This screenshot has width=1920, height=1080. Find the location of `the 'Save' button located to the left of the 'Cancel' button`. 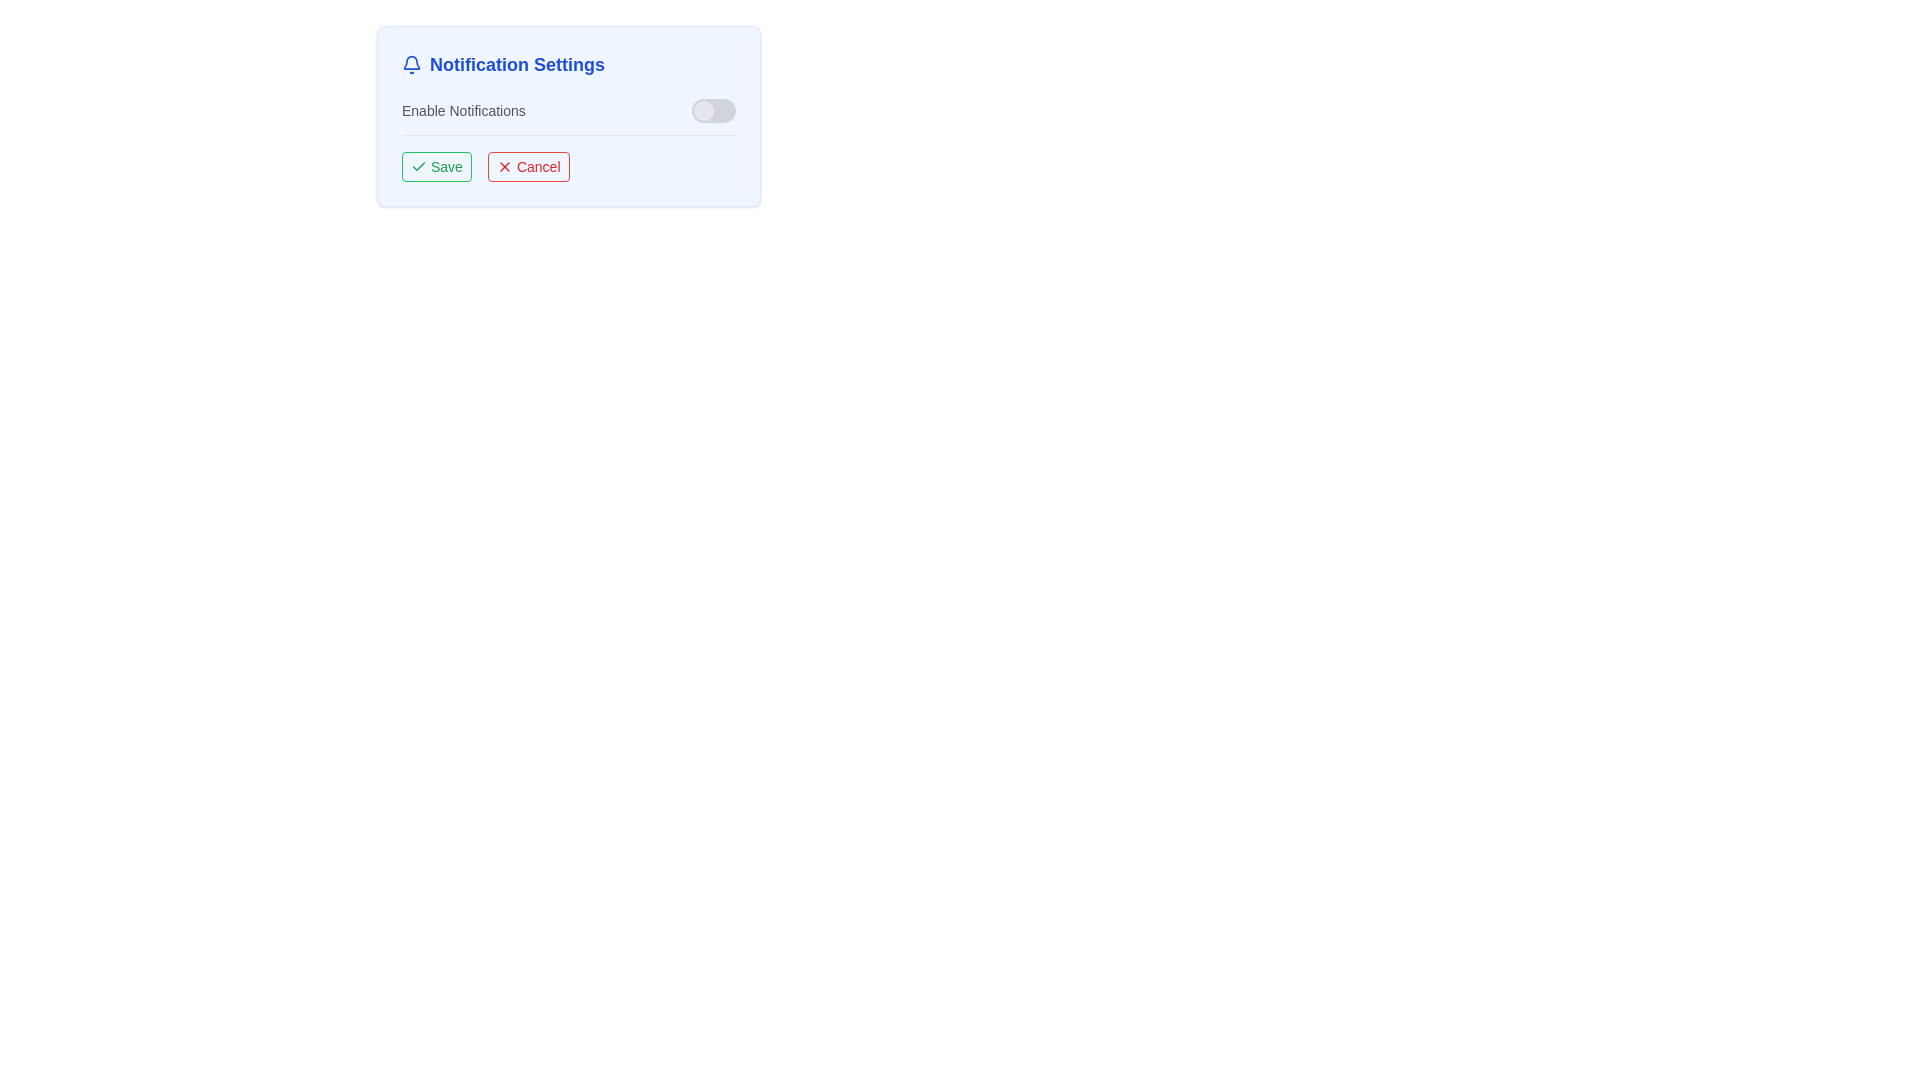

the 'Save' button located to the left of the 'Cancel' button is located at coordinates (435, 165).